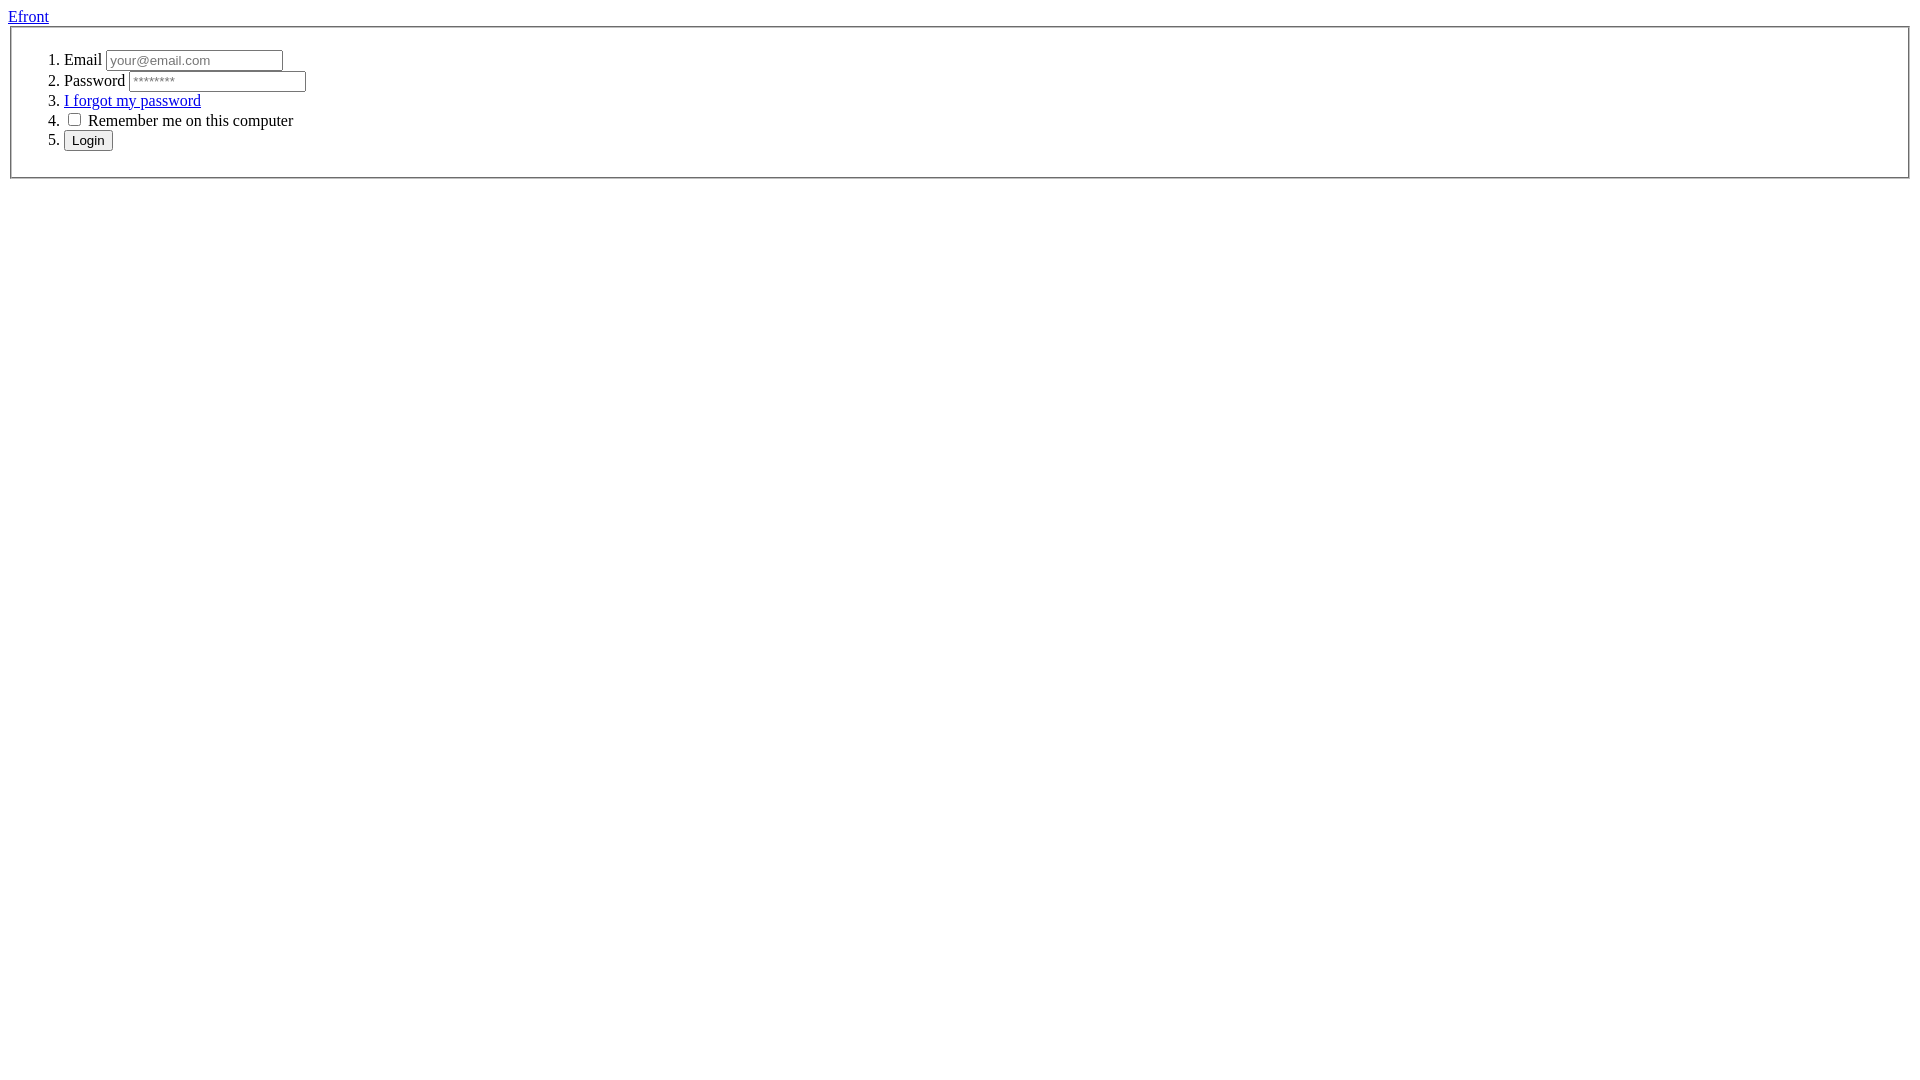  What do you see at coordinates (63, 100) in the screenshot?
I see `'I forgot my password'` at bounding box center [63, 100].